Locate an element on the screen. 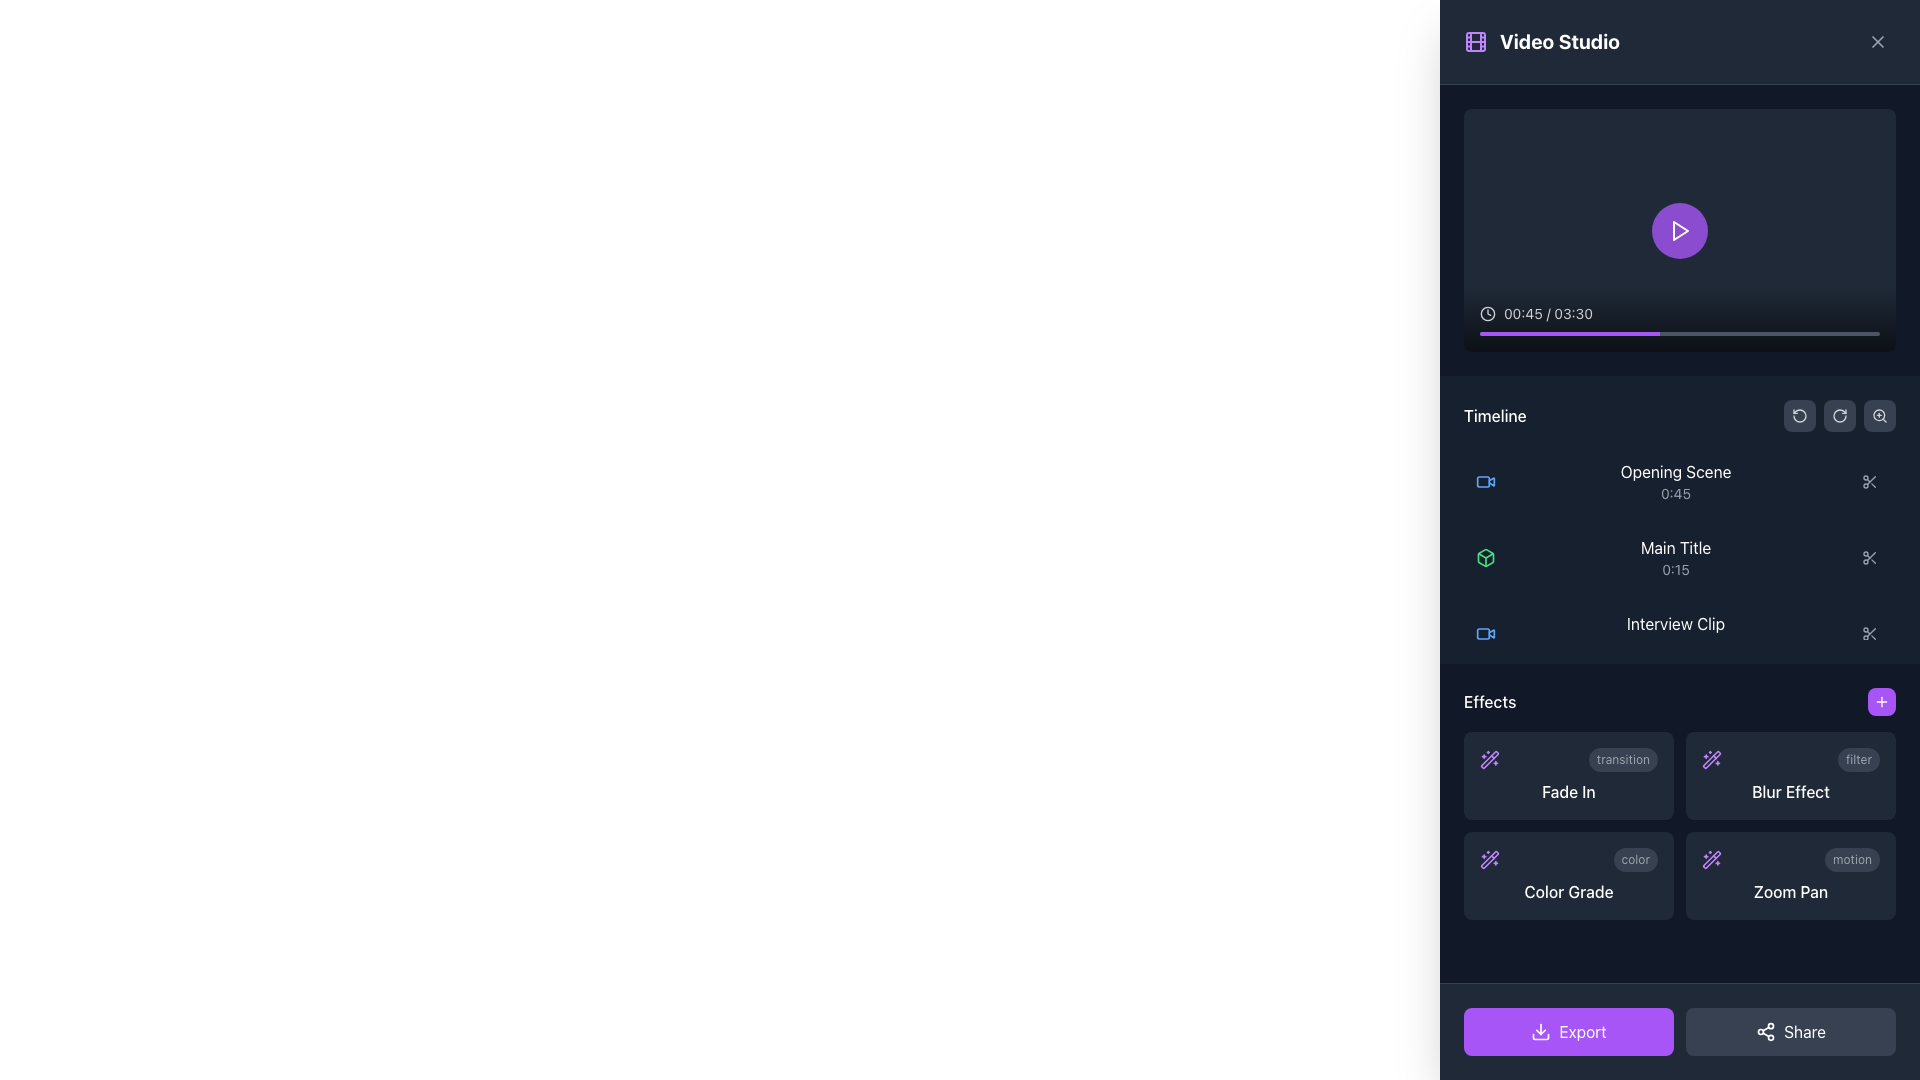  the close button icon located at the rightmost side of the top bar next to the title 'Video Studio' is located at coordinates (1876, 42).